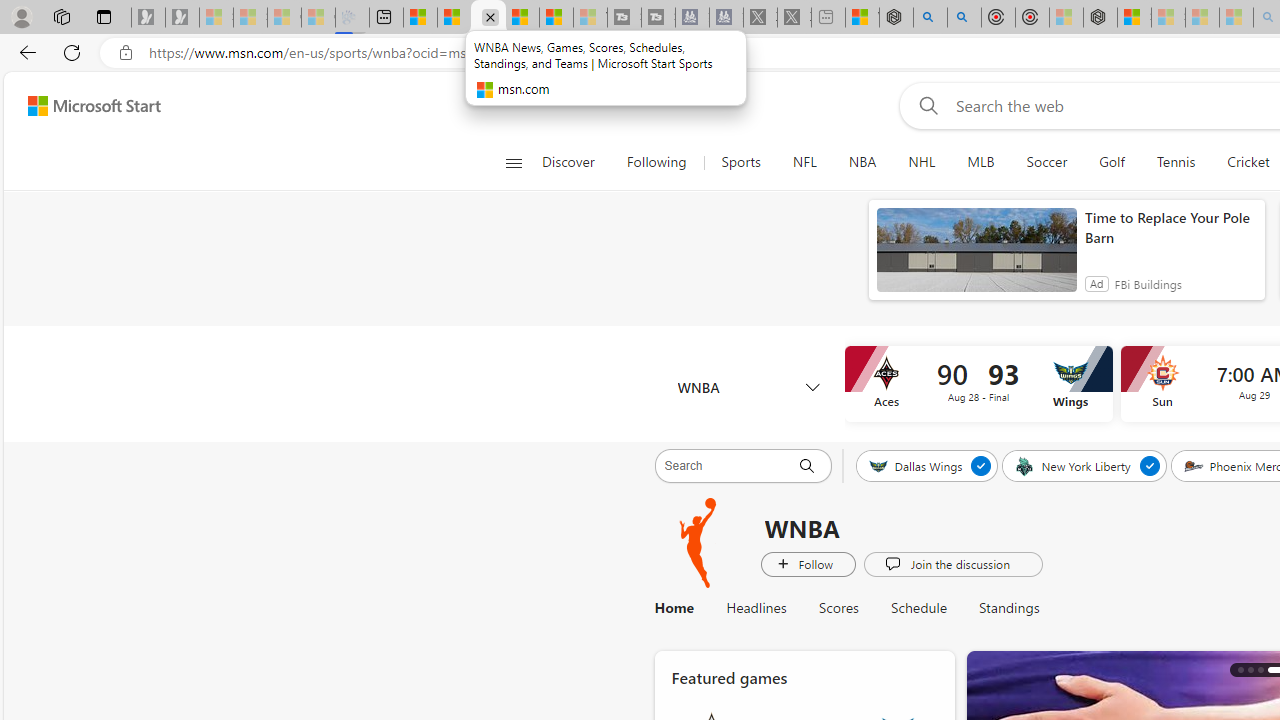  Describe the element at coordinates (981, 465) in the screenshot. I see `'Unfollow Dallas Wings'` at that location.